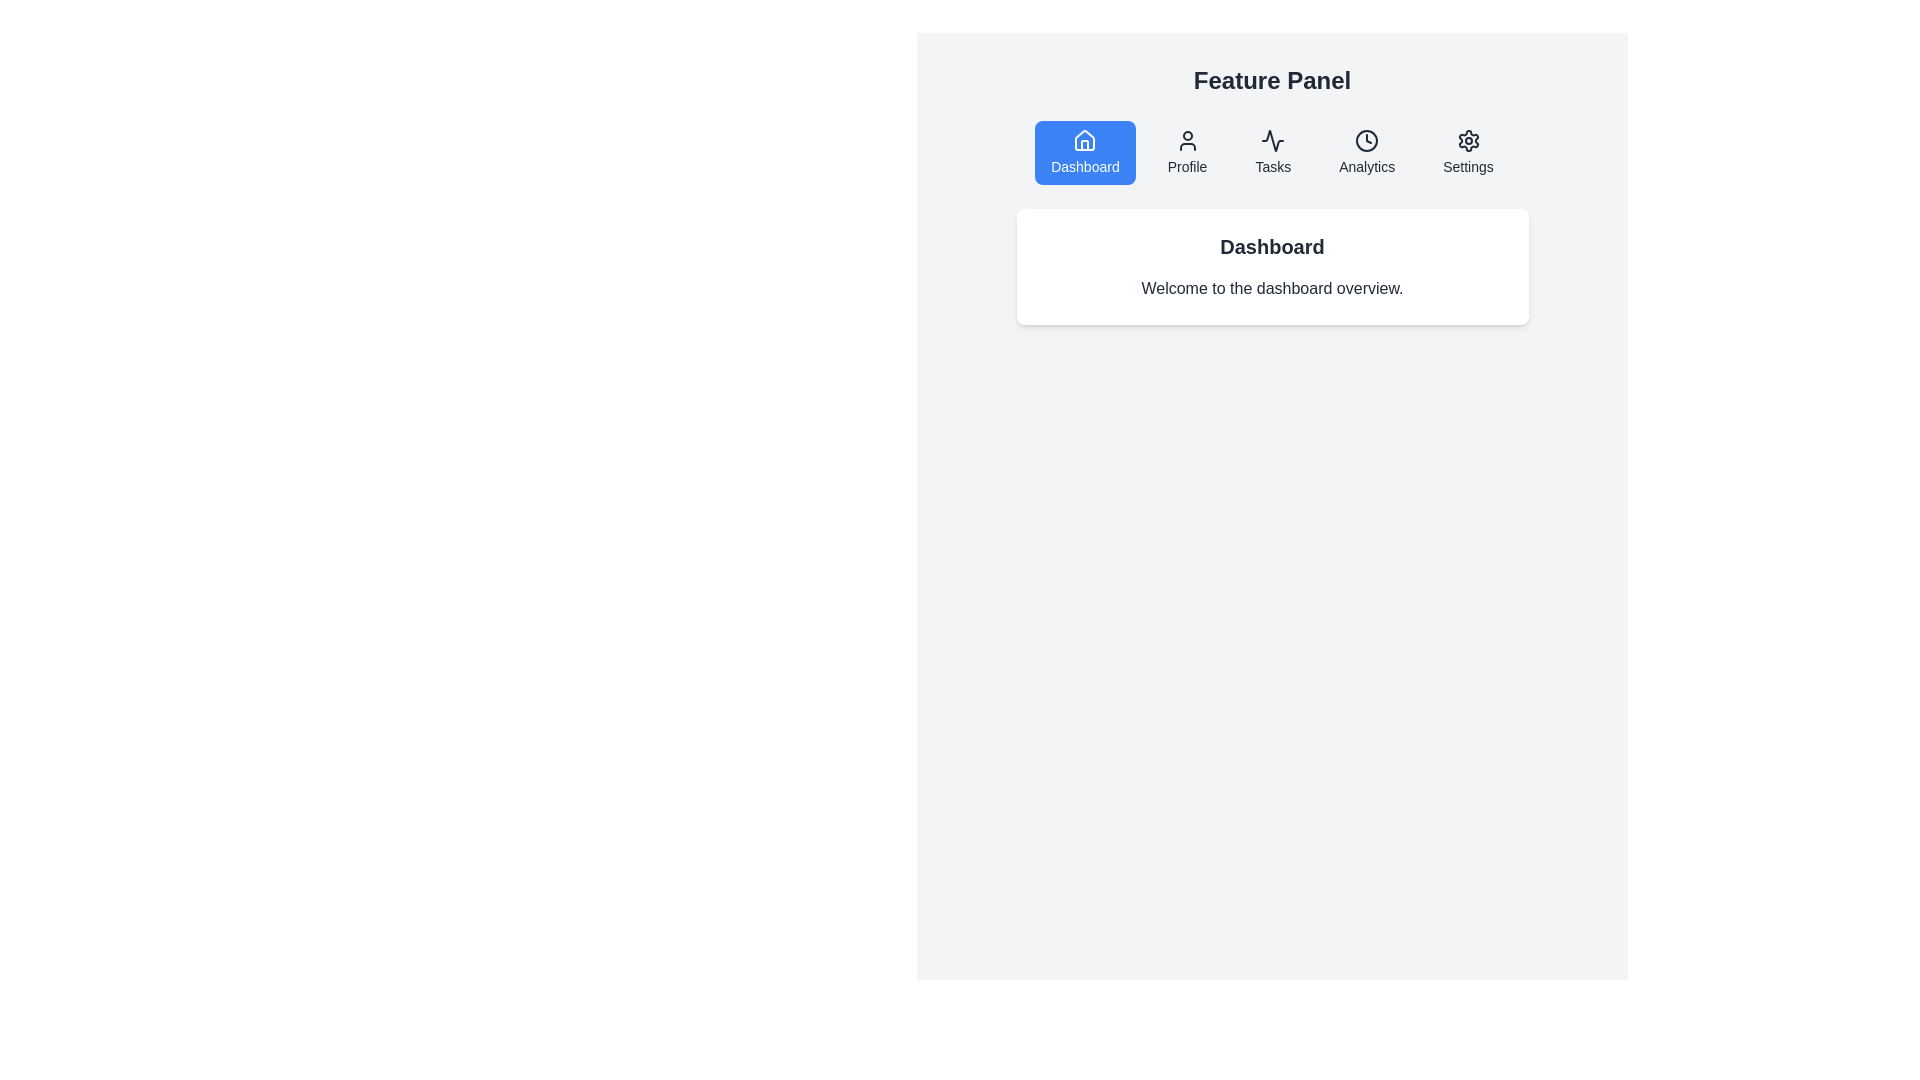 The image size is (1920, 1080). Describe the element at coordinates (1084, 152) in the screenshot. I see `the 'Dashboard' button, which is a rectangular button with a blue background and white text, including a house icon, located at the top left of the interface` at that location.